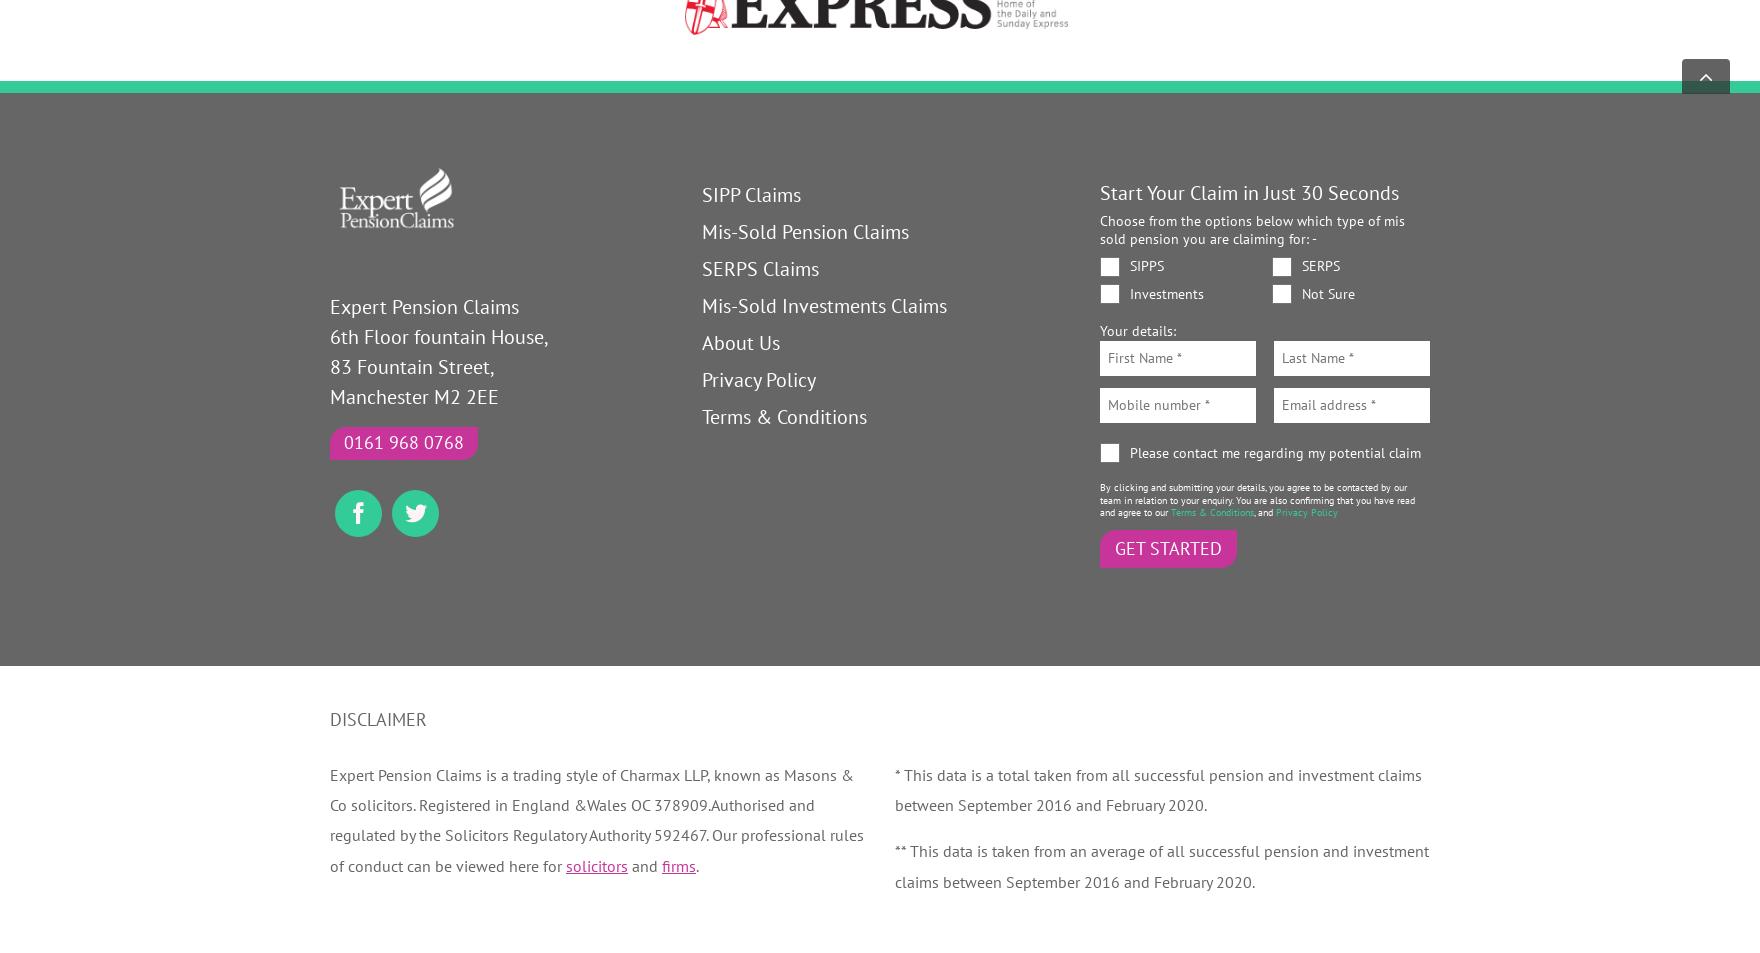 This screenshot has height=953, width=1760. Describe the element at coordinates (701, 268) in the screenshot. I see `'SERPS Claims'` at that location.